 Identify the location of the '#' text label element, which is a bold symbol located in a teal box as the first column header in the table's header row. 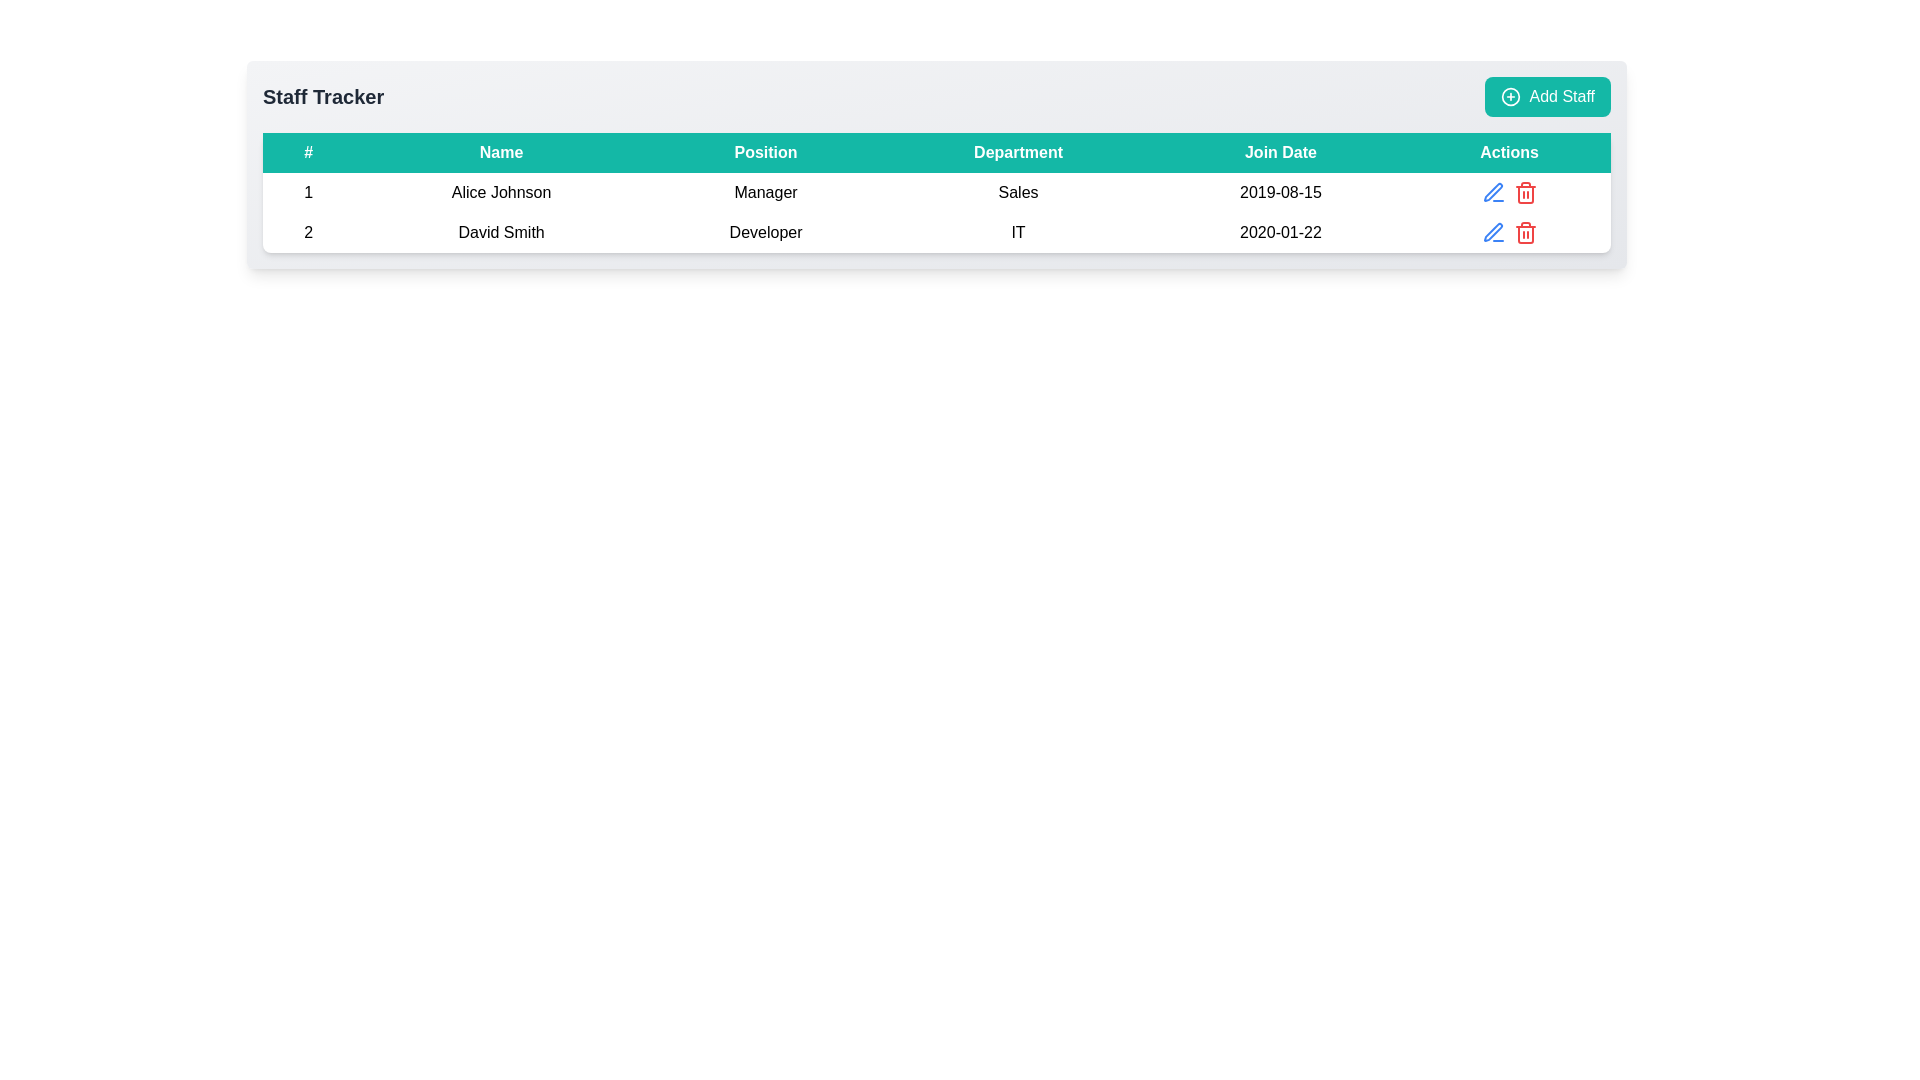
(307, 152).